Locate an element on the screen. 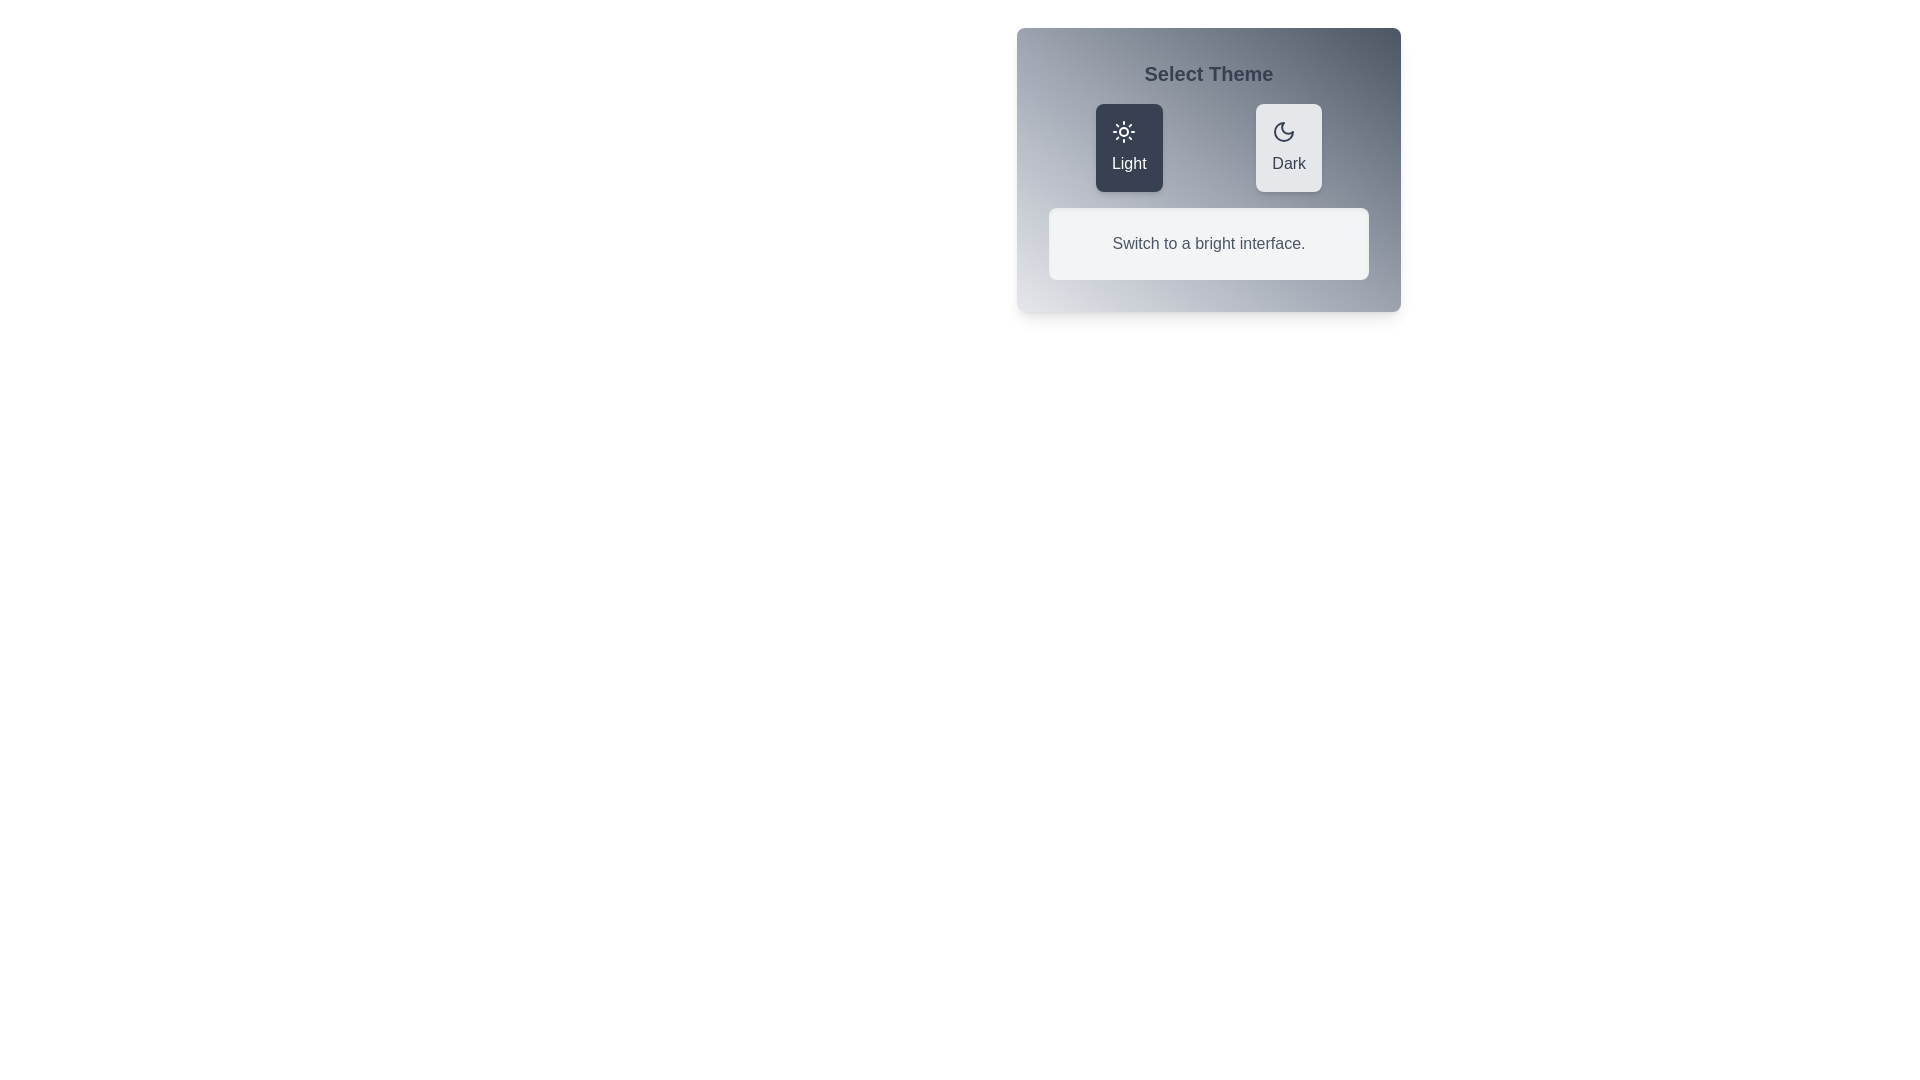 This screenshot has width=1920, height=1080. the 'Light' button to toggle the theme is located at coordinates (1128, 146).